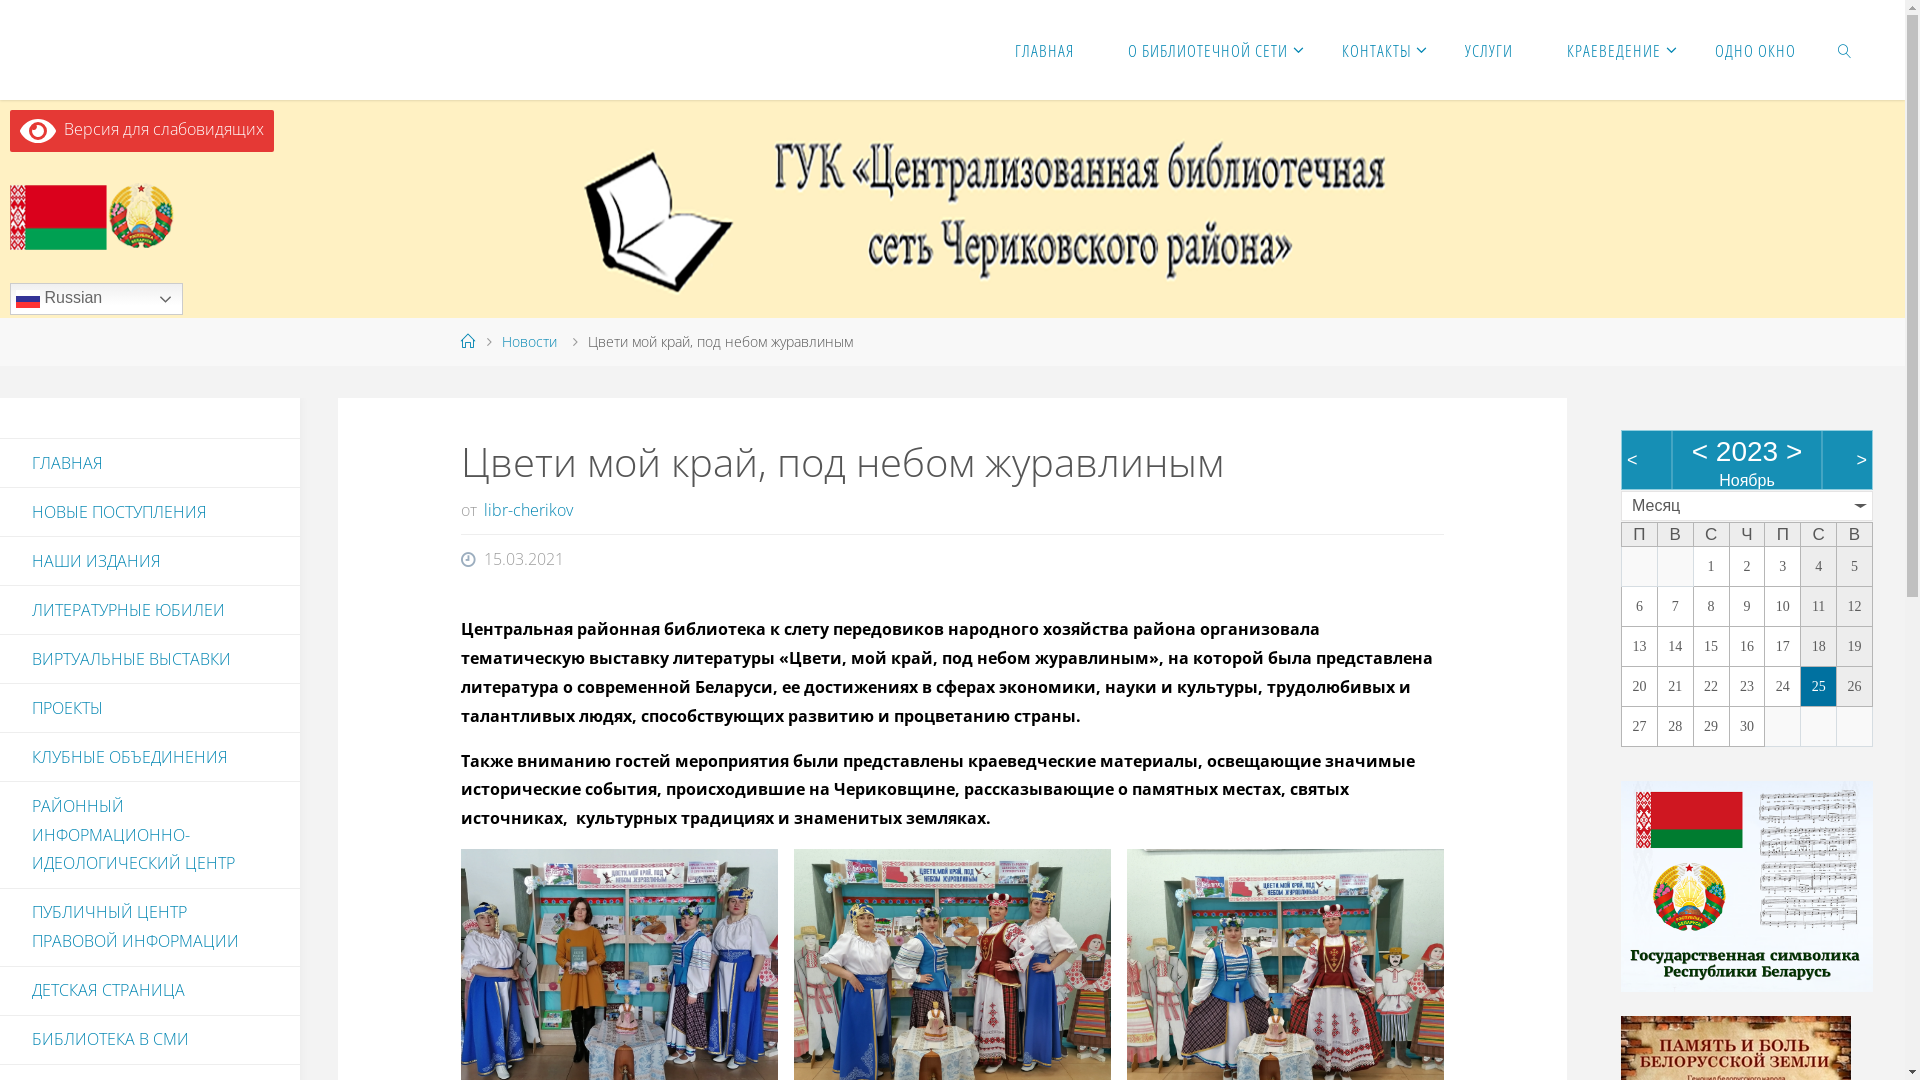 Image resolution: width=1920 pixels, height=1080 pixels. Describe the element at coordinates (1785, 451) in the screenshot. I see `'>'` at that location.